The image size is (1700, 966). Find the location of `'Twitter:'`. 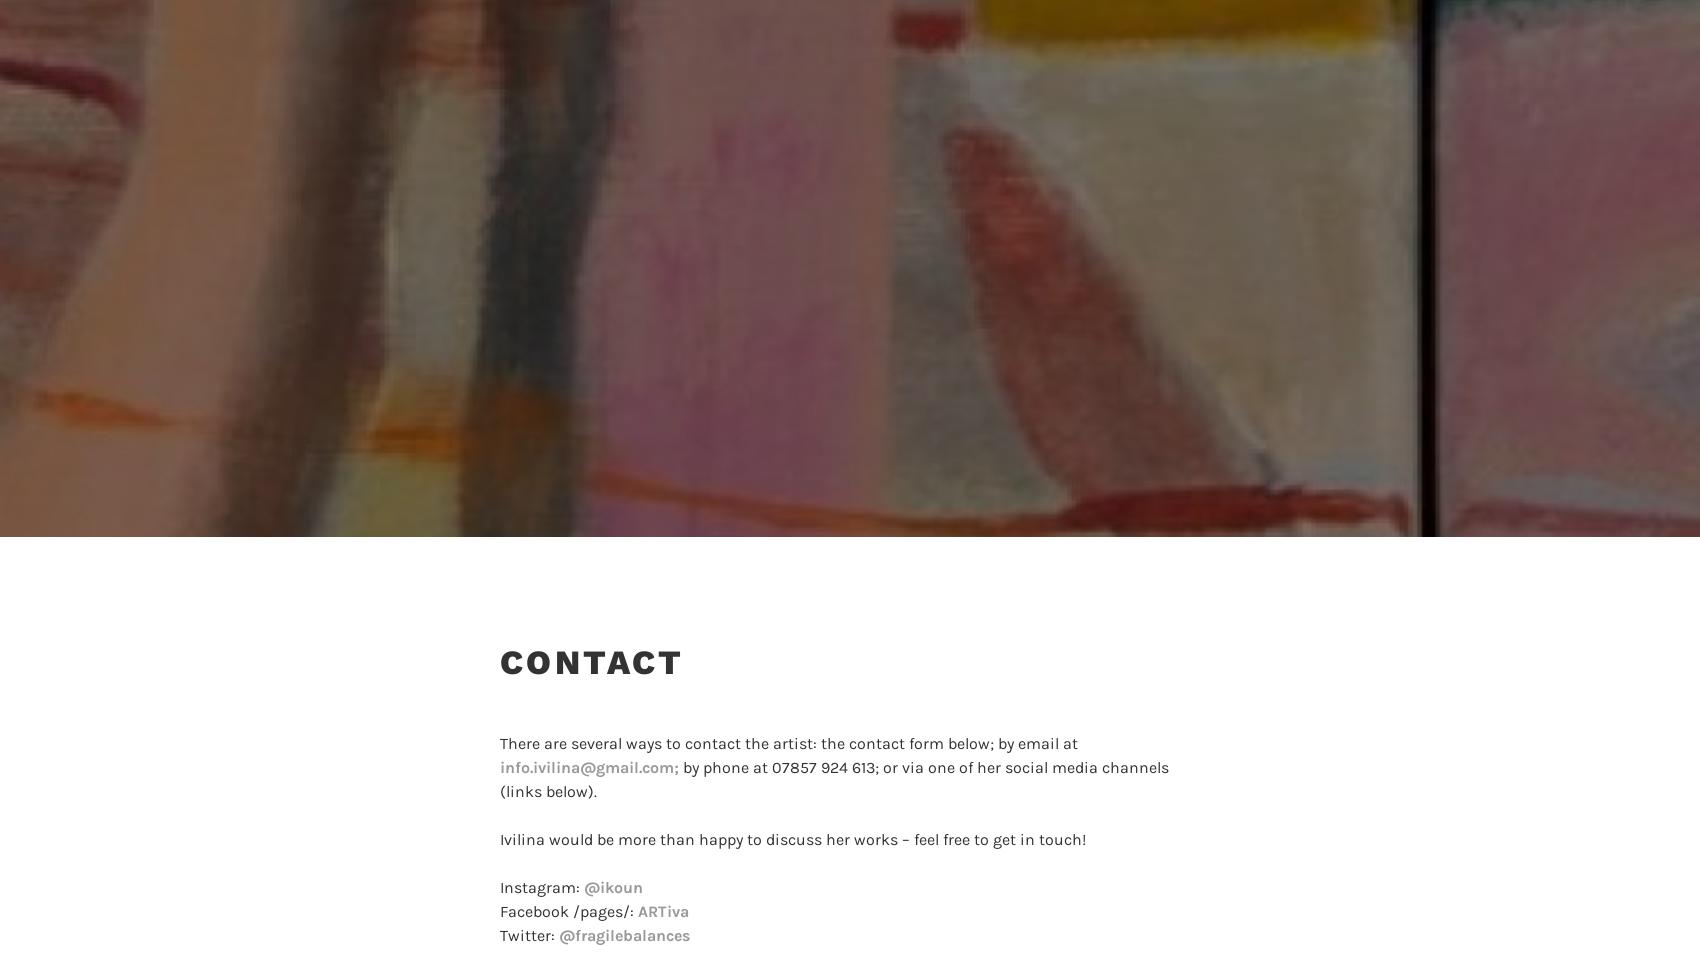

'Twitter:' is located at coordinates (529, 935).